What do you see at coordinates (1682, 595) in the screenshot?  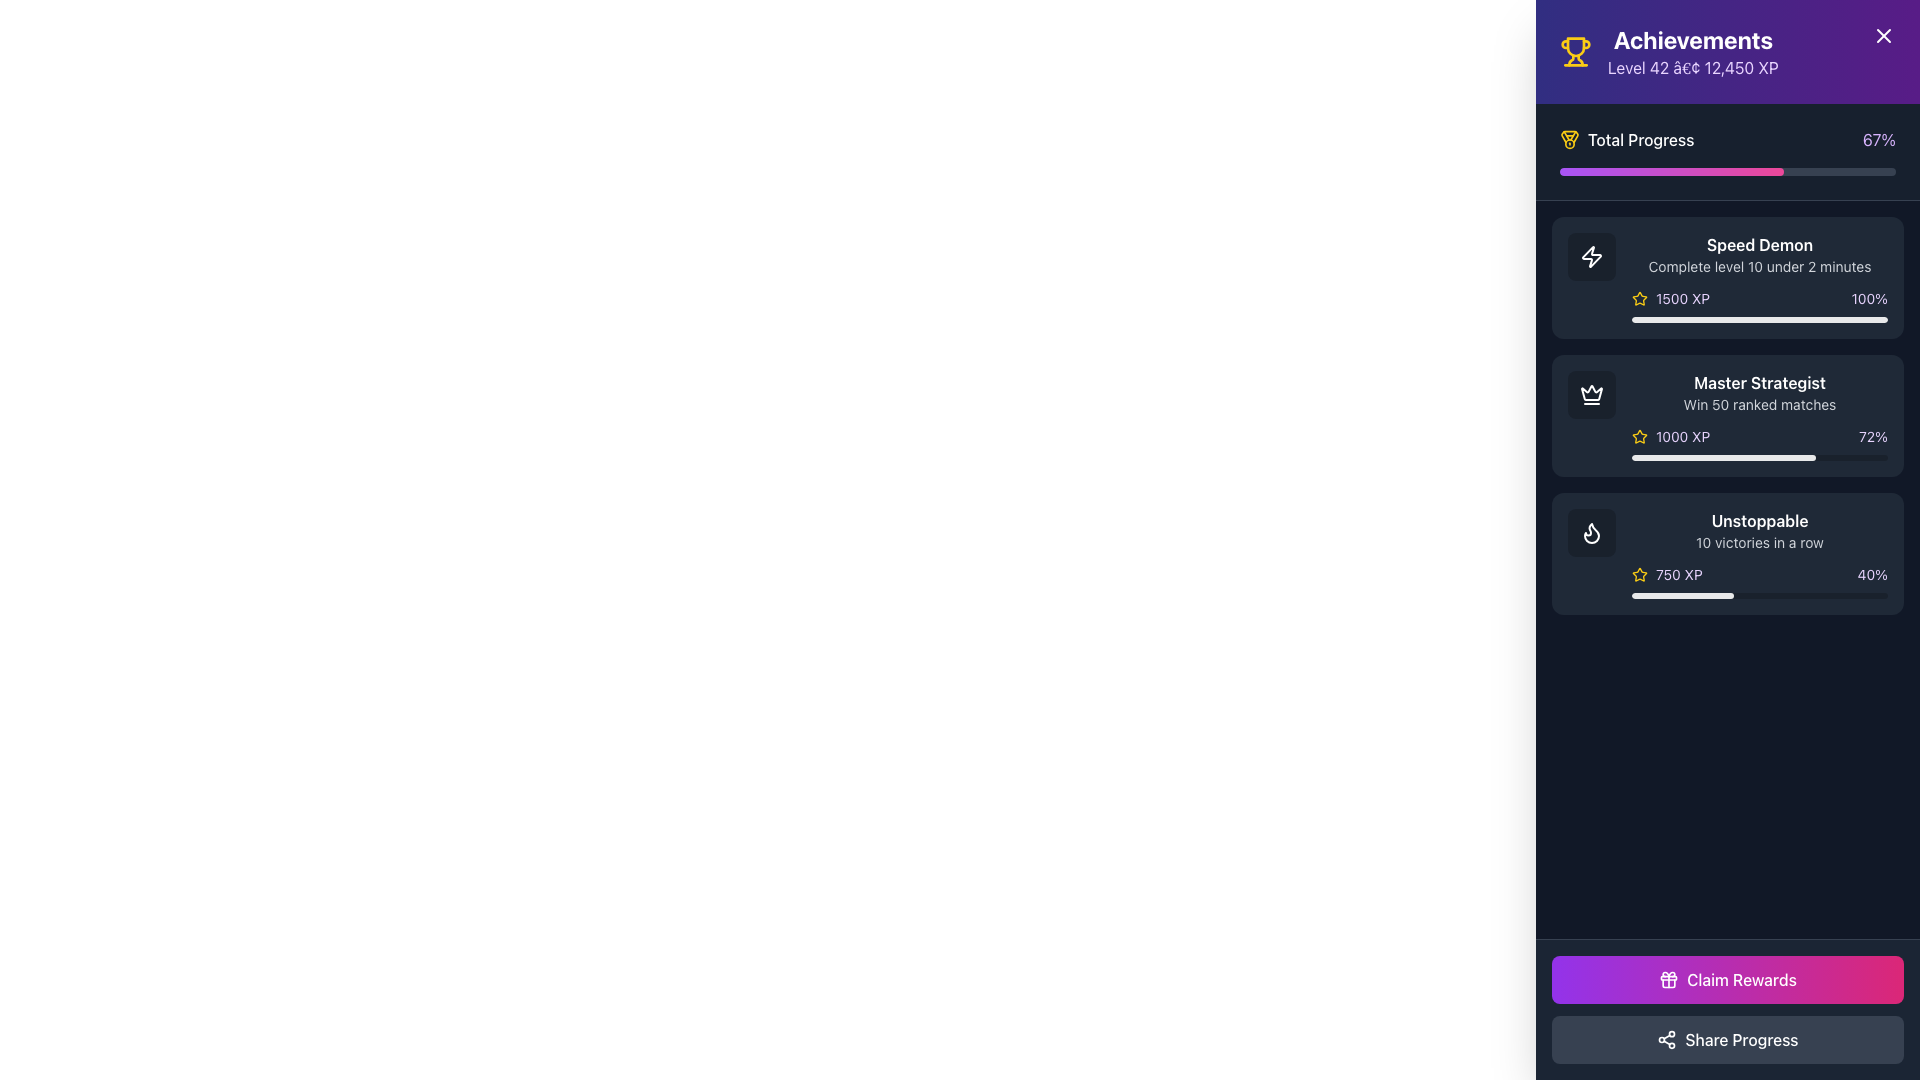 I see `the leftmost portion of the progress bar segment, which is a horizontally aligned progress bar filled partially with a light-gray background and a white-opaque foreground fill` at bounding box center [1682, 595].